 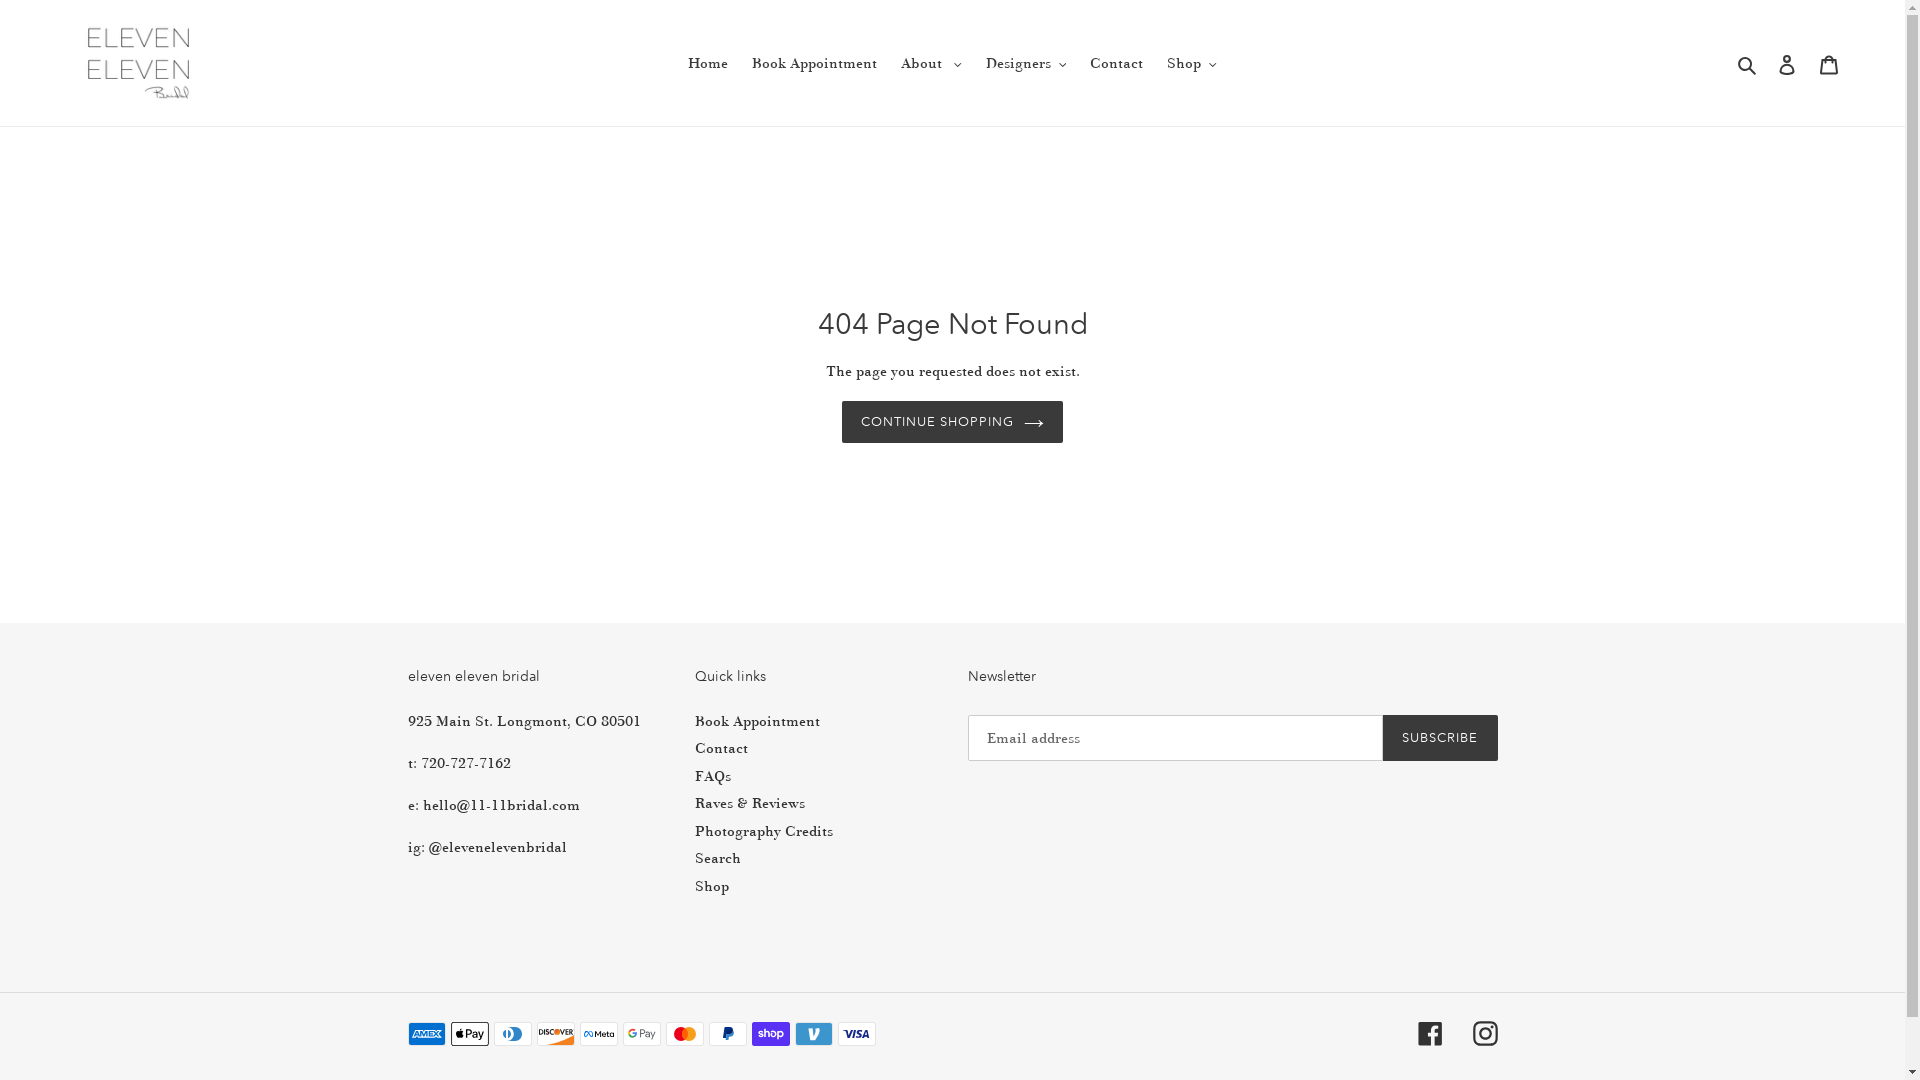 I want to click on 'Contact', so click(x=1115, y=62).